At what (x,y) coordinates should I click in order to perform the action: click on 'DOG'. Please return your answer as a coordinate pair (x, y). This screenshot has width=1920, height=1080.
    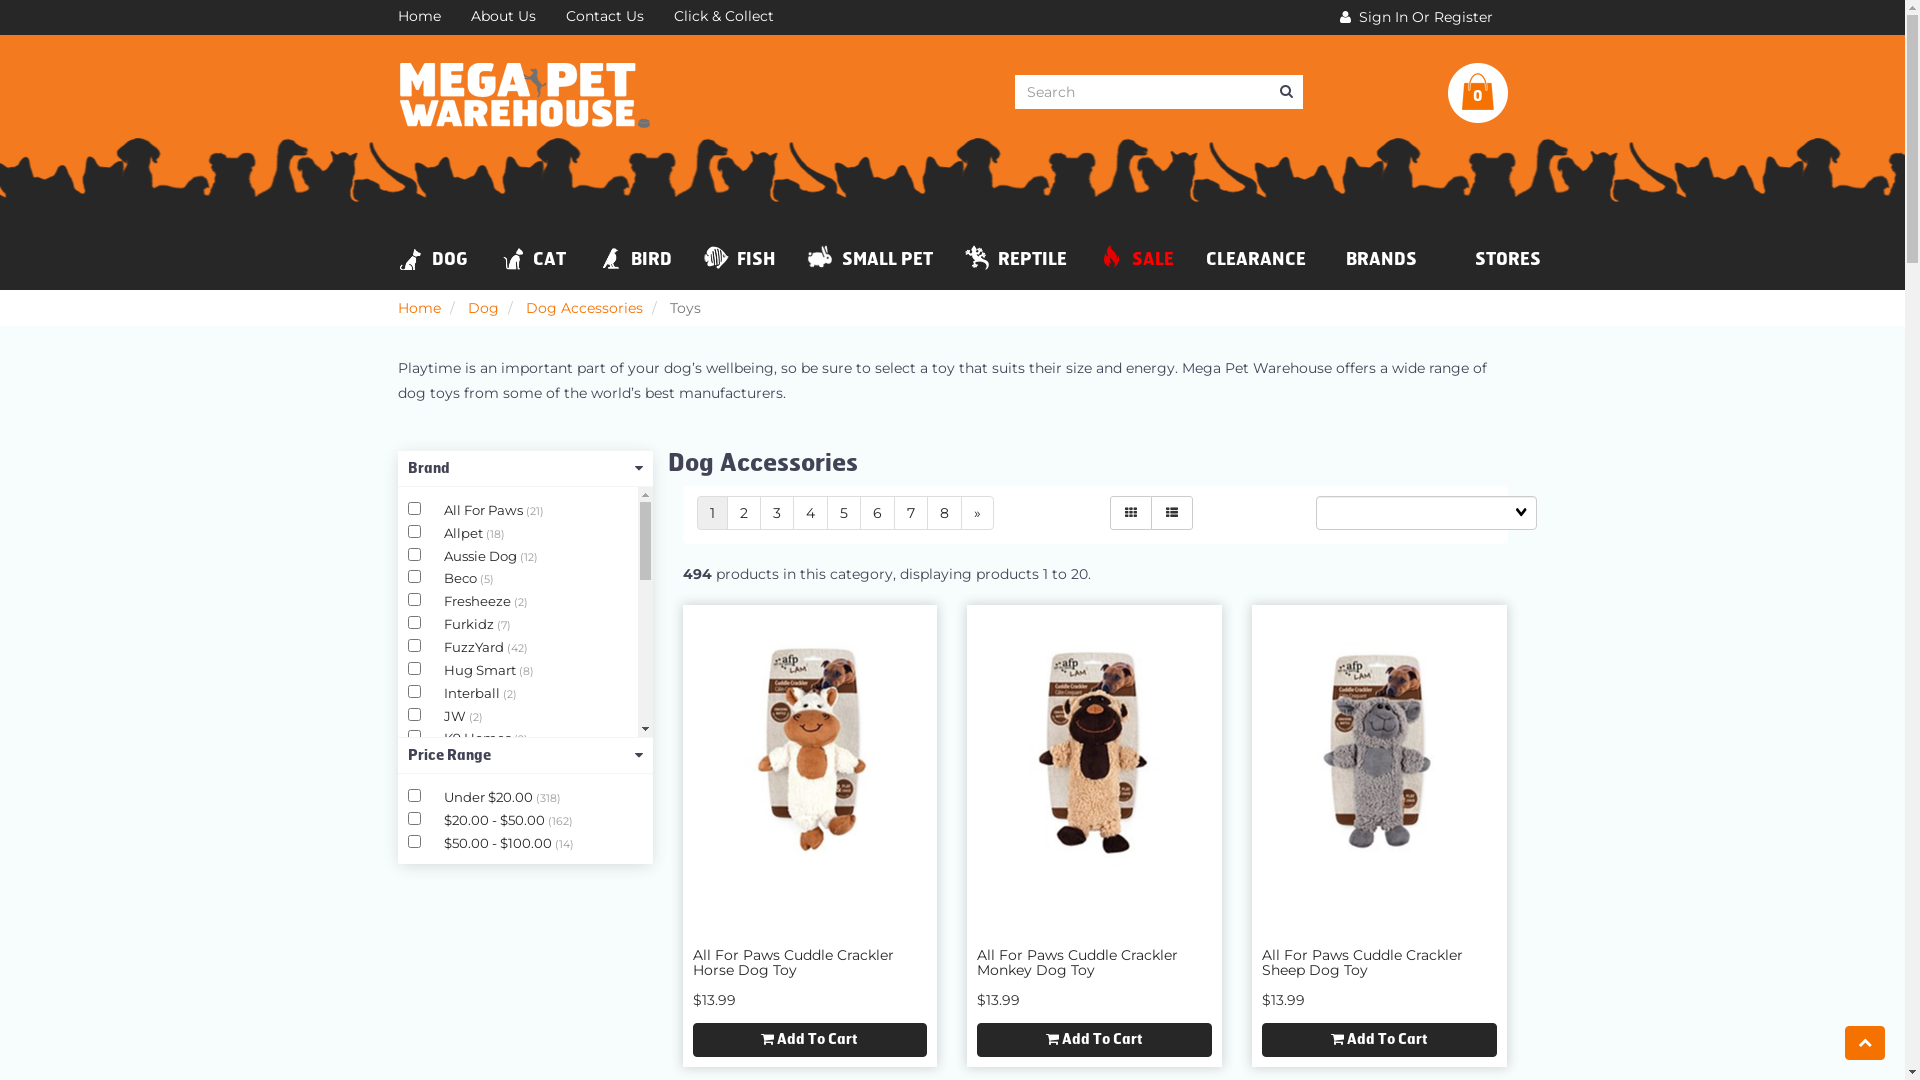
    Looking at the image, I should click on (431, 258).